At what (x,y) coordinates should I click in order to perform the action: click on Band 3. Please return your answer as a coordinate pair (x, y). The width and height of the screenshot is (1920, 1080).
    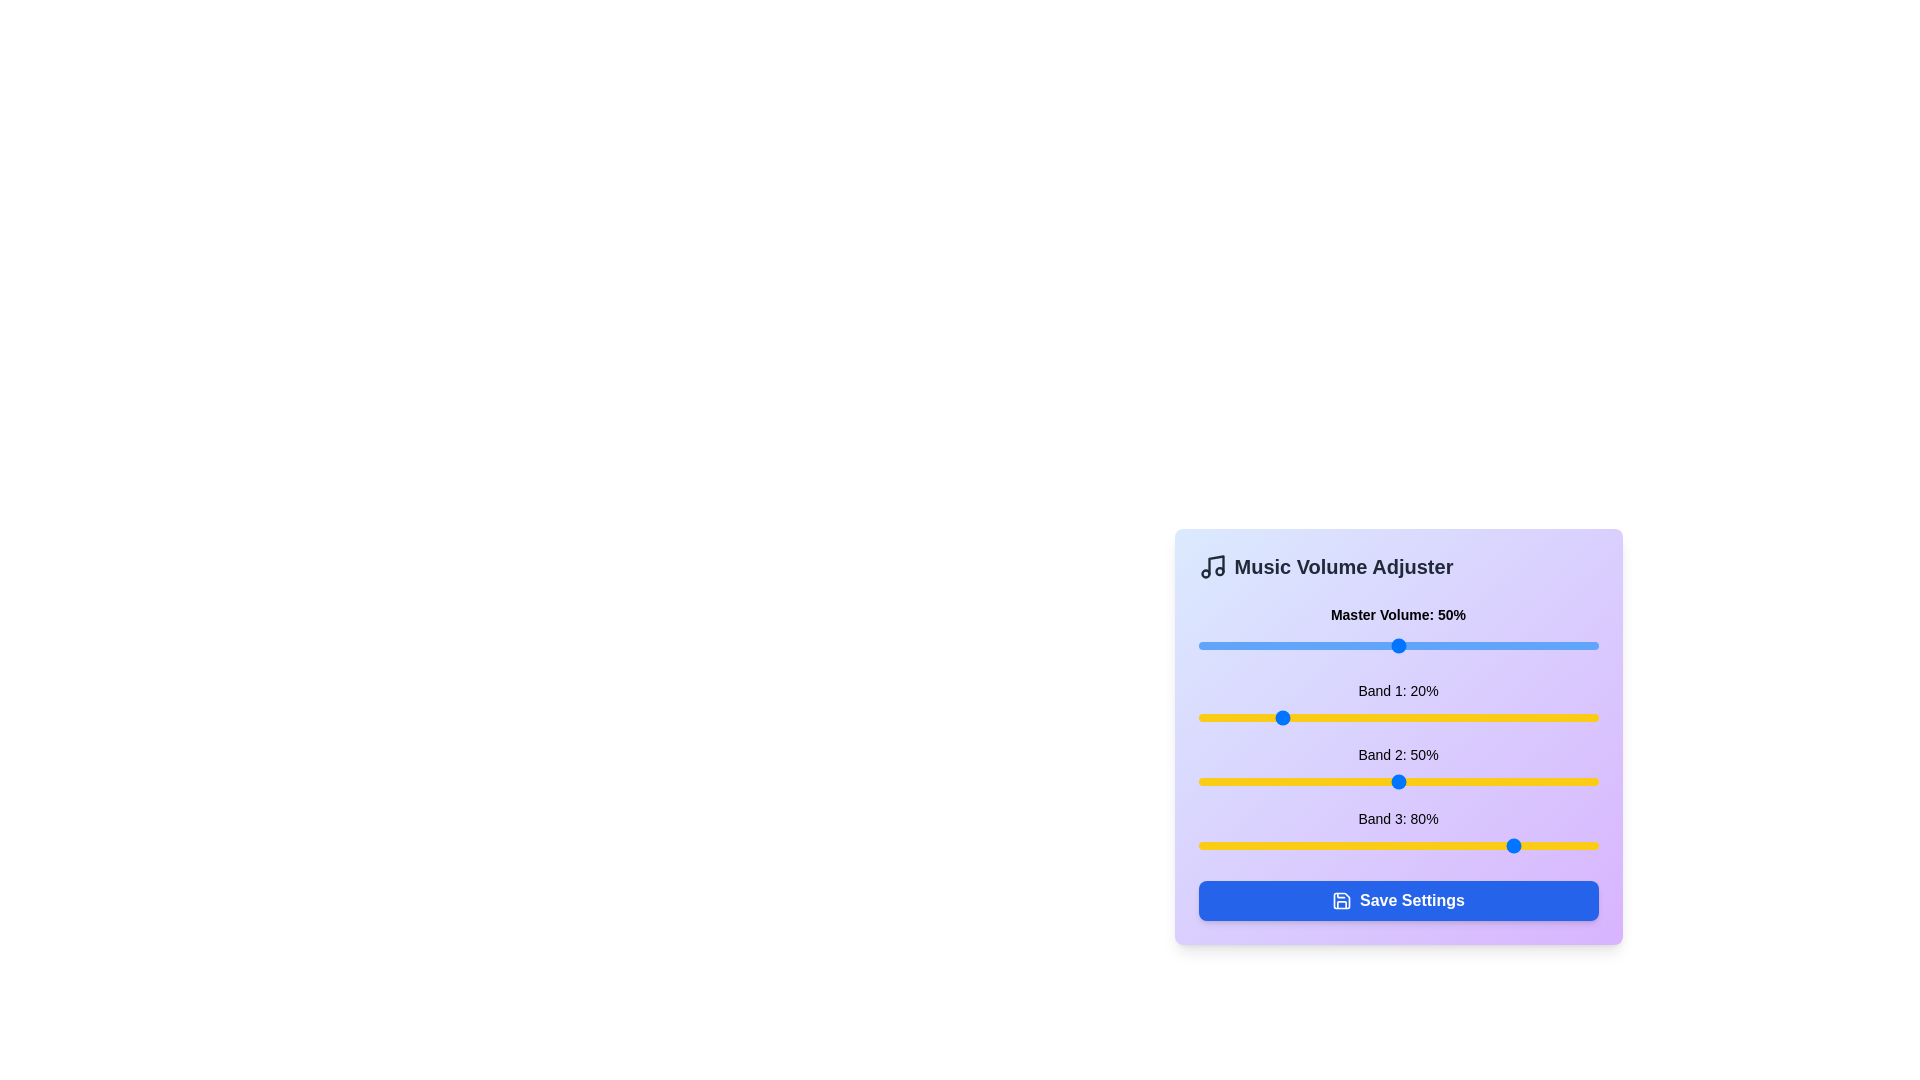
    Looking at the image, I should click on (1346, 845).